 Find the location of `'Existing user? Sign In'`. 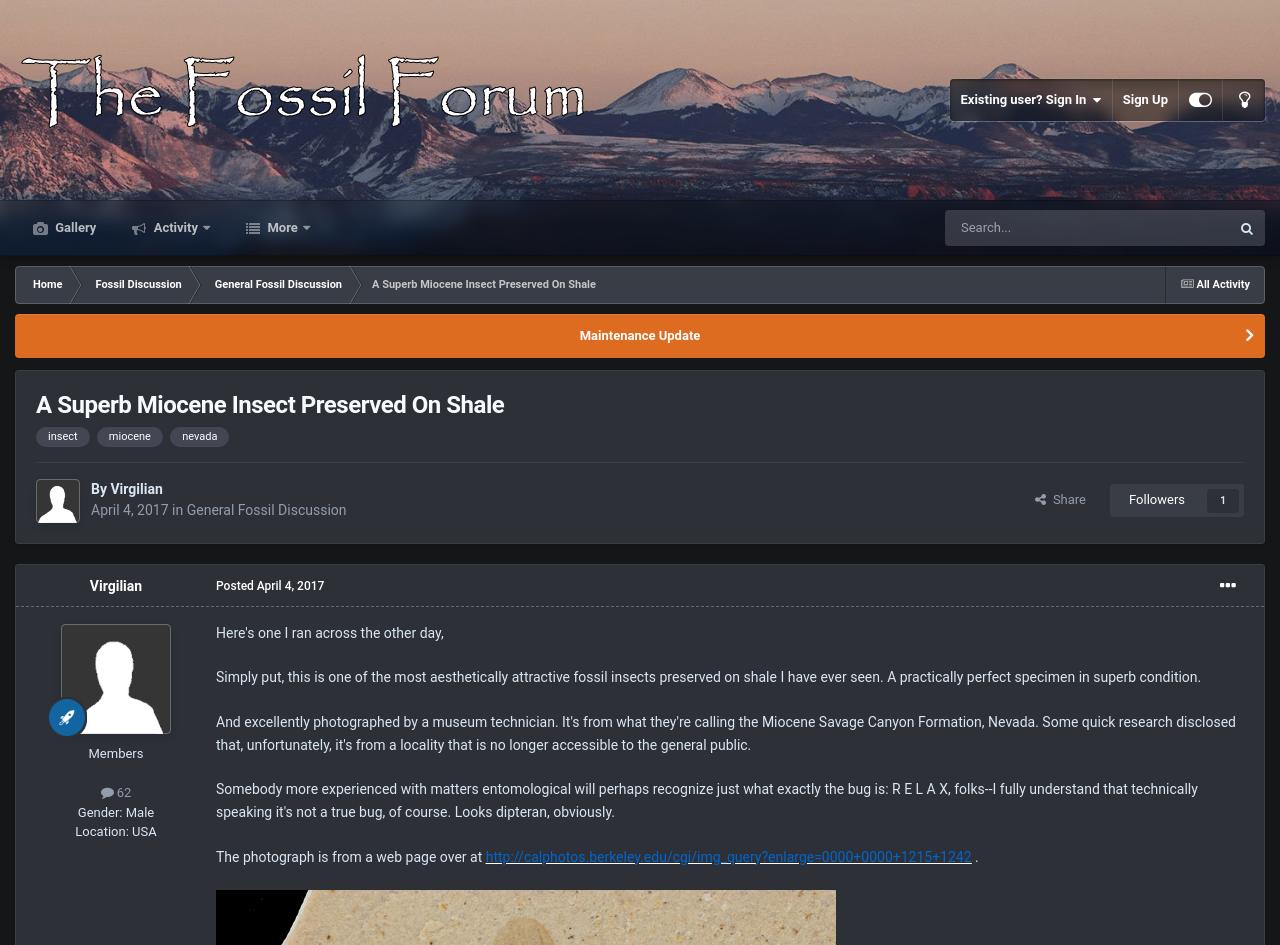

'Existing user? Sign In' is located at coordinates (1026, 98).